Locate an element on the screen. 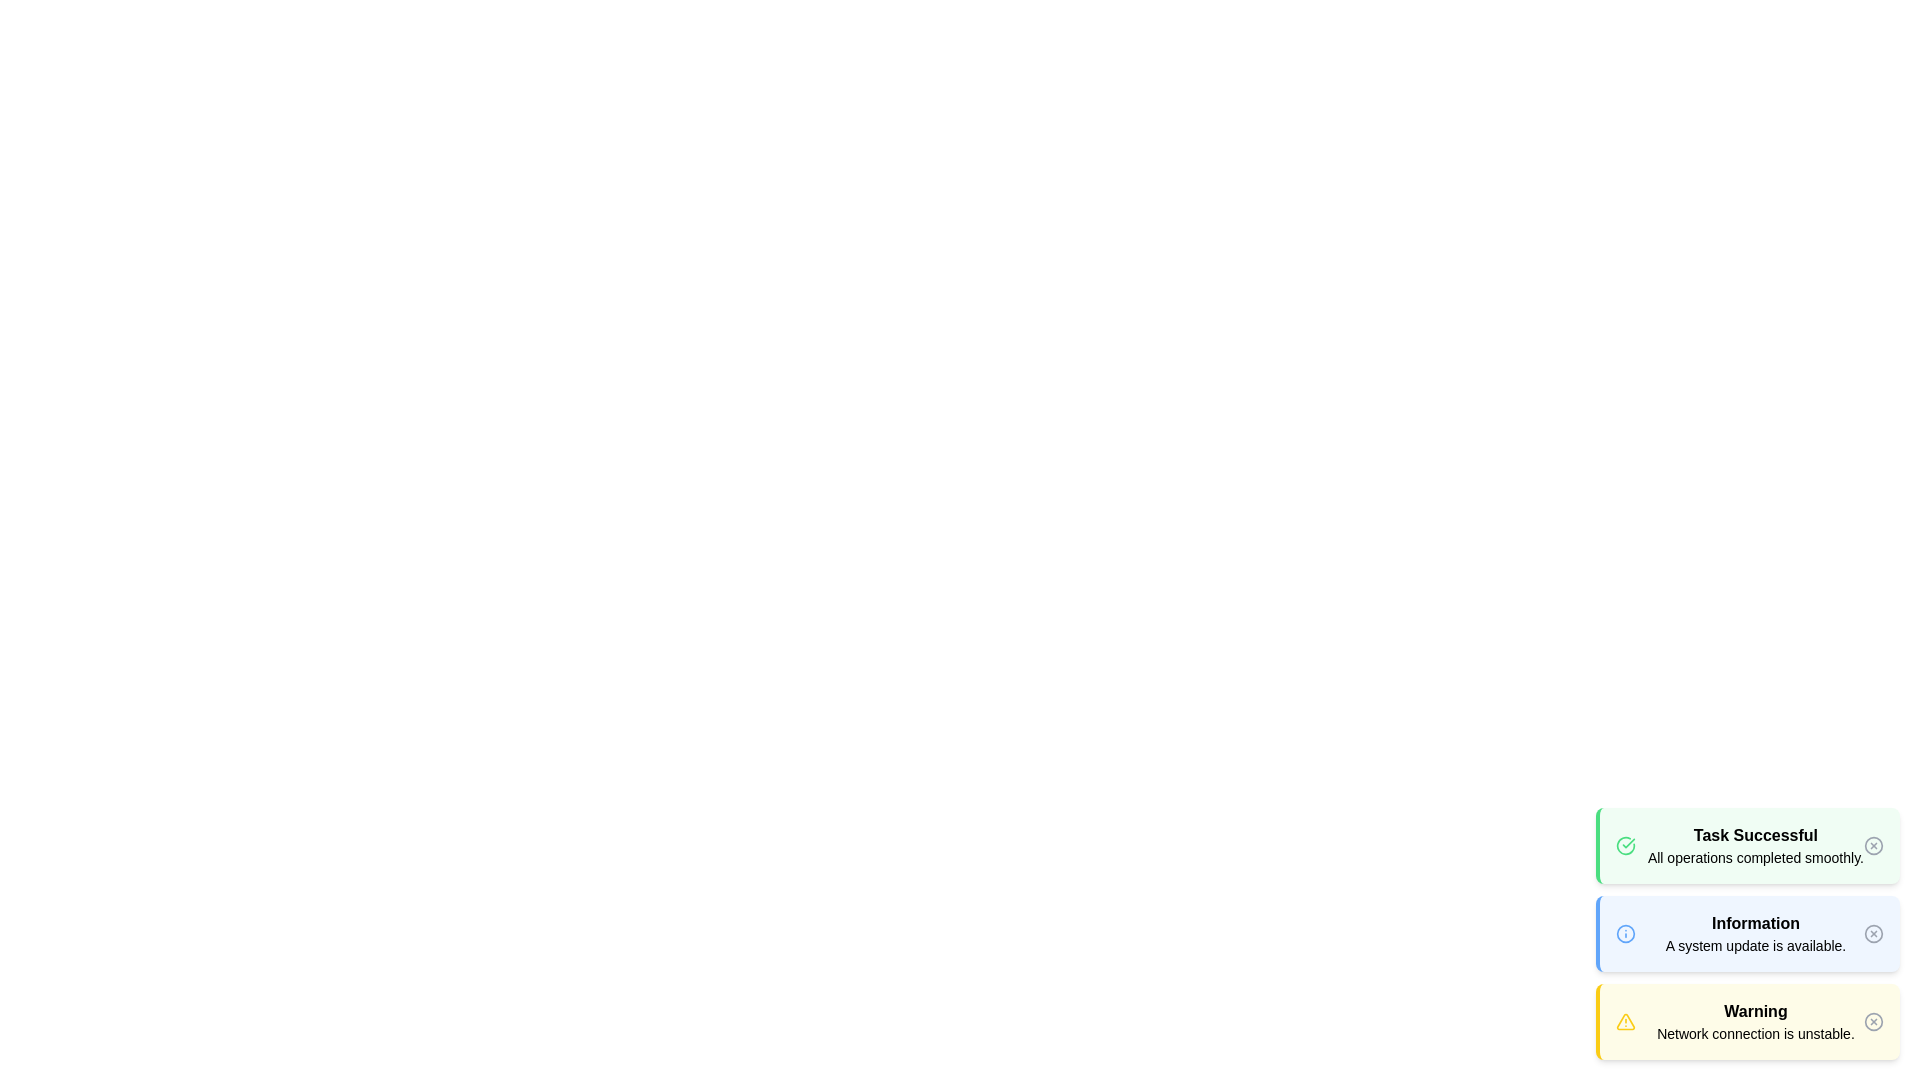 Image resolution: width=1920 pixels, height=1080 pixels. the alert title of the selected alert type: Warning is located at coordinates (1755, 1011).